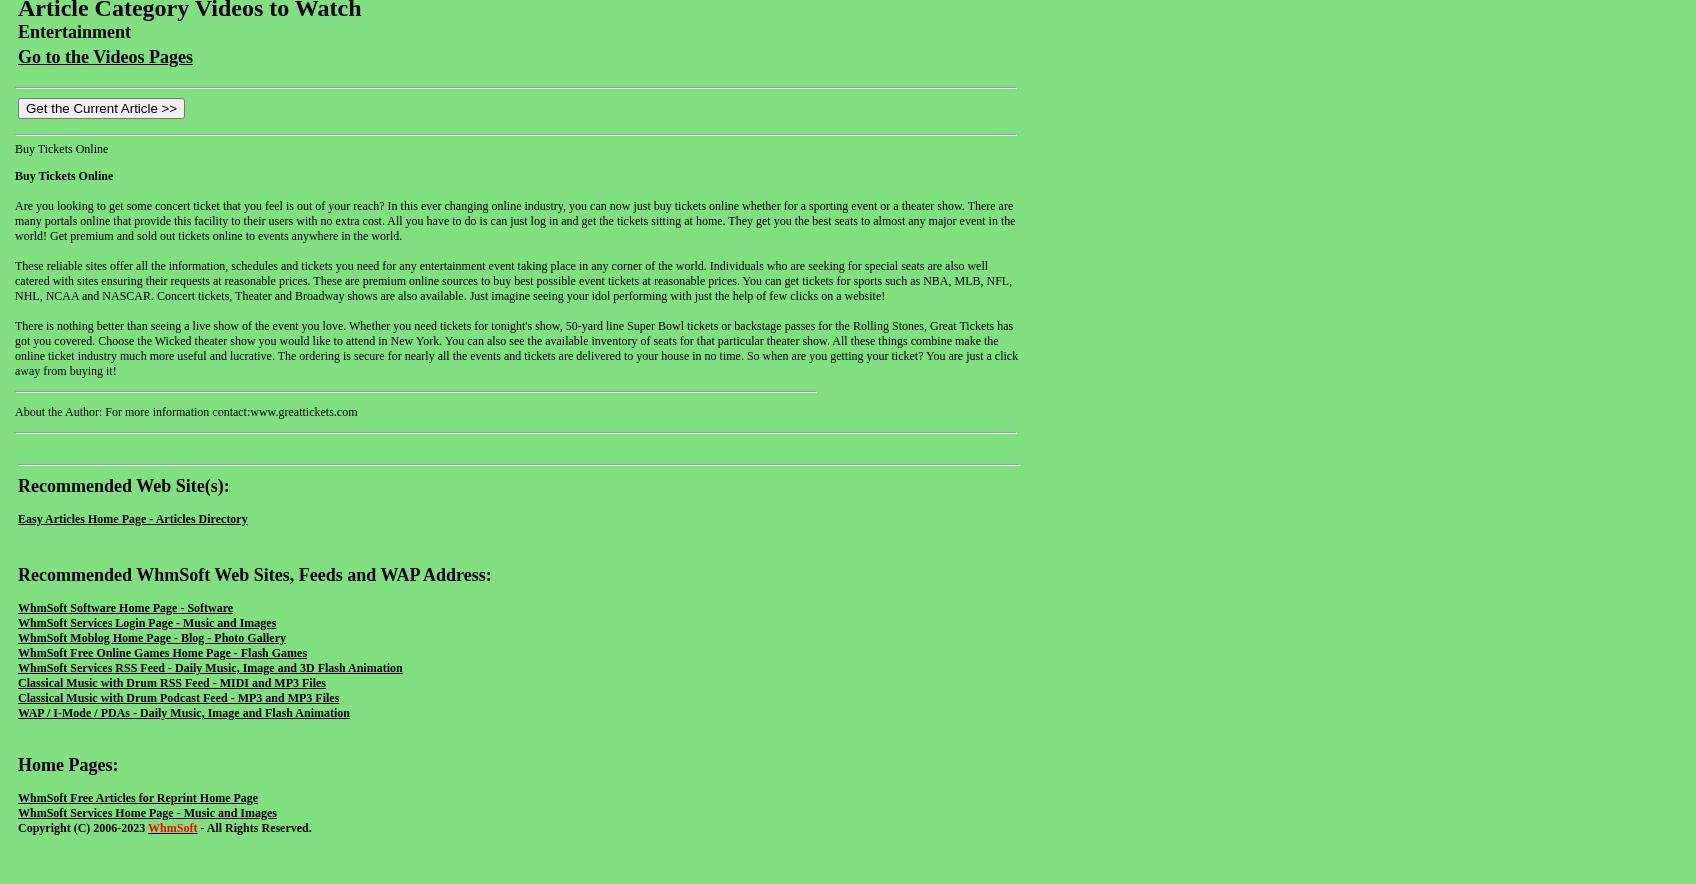 Image resolution: width=1696 pixels, height=884 pixels. I want to click on 'Copyright (C) 2006-2023', so click(81, 826).